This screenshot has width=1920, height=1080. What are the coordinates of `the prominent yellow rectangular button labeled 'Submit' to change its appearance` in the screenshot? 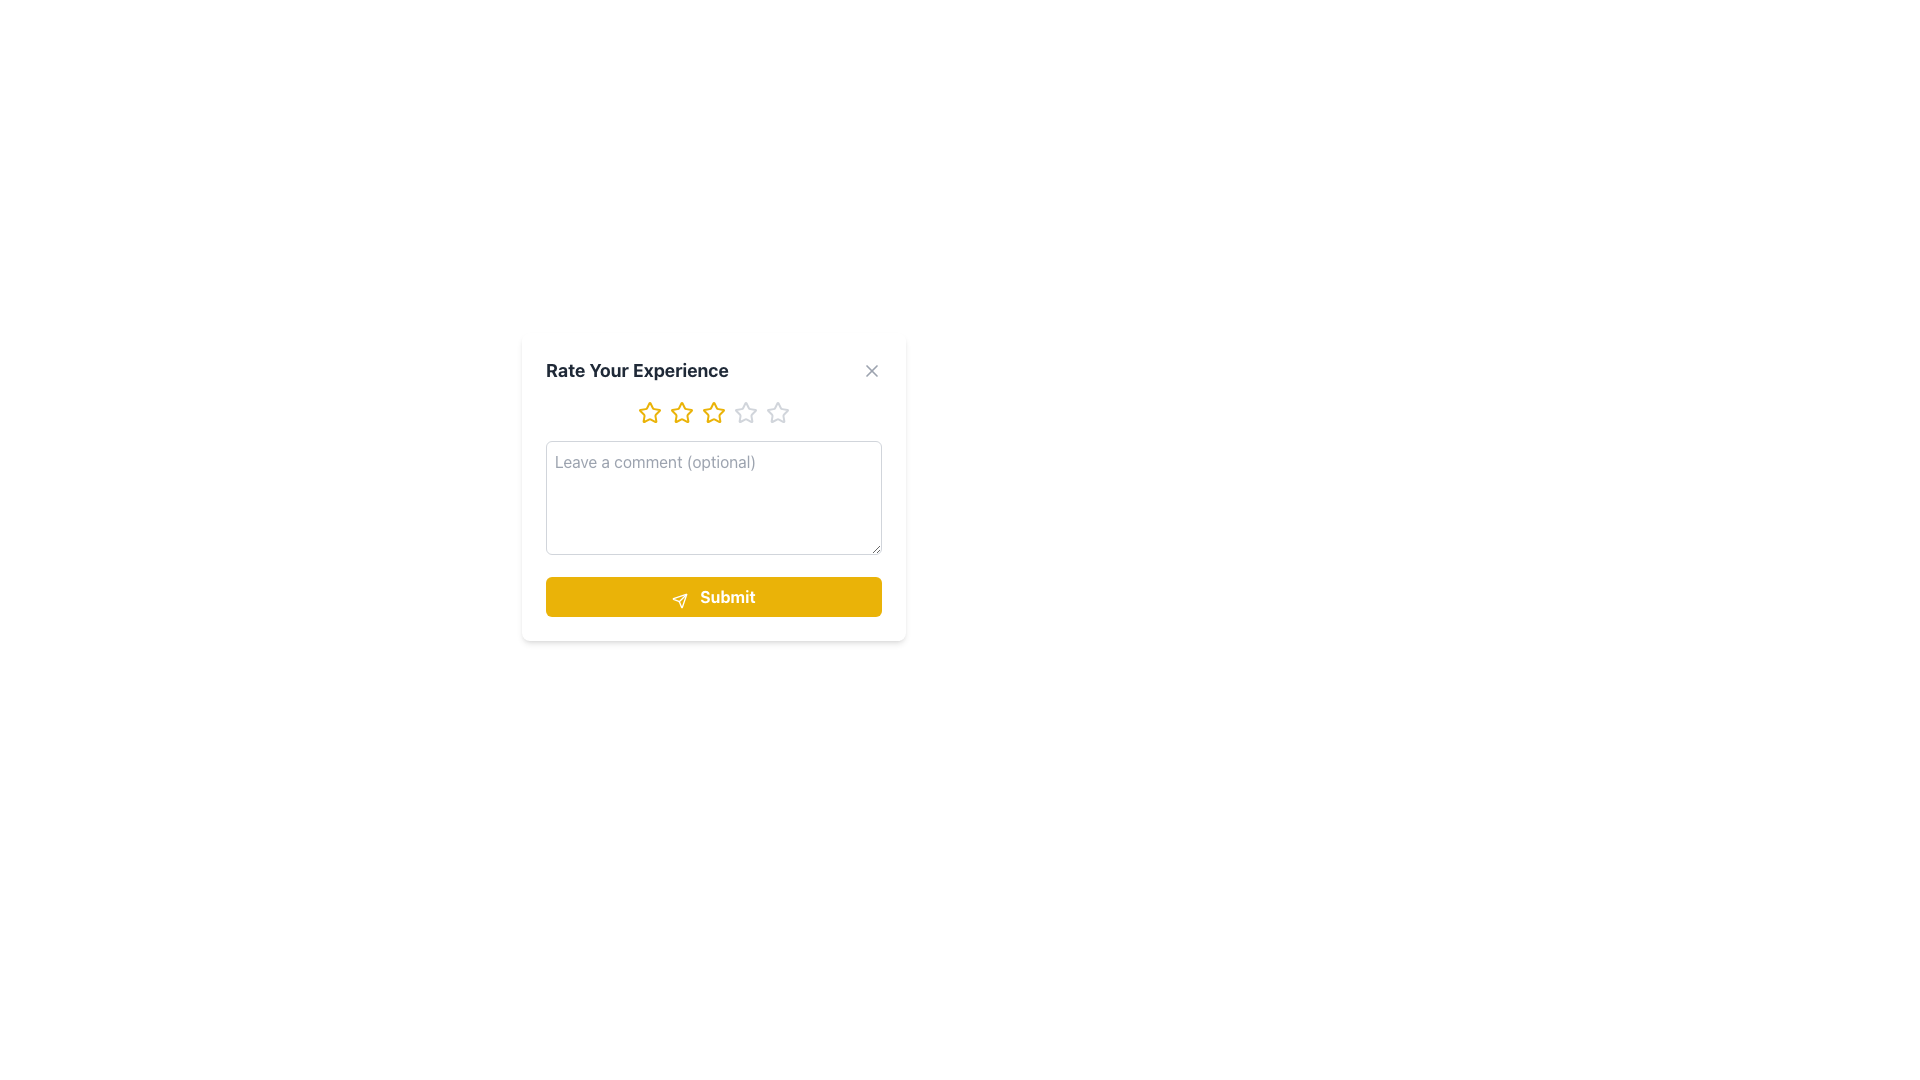 It's located at (714, 596).